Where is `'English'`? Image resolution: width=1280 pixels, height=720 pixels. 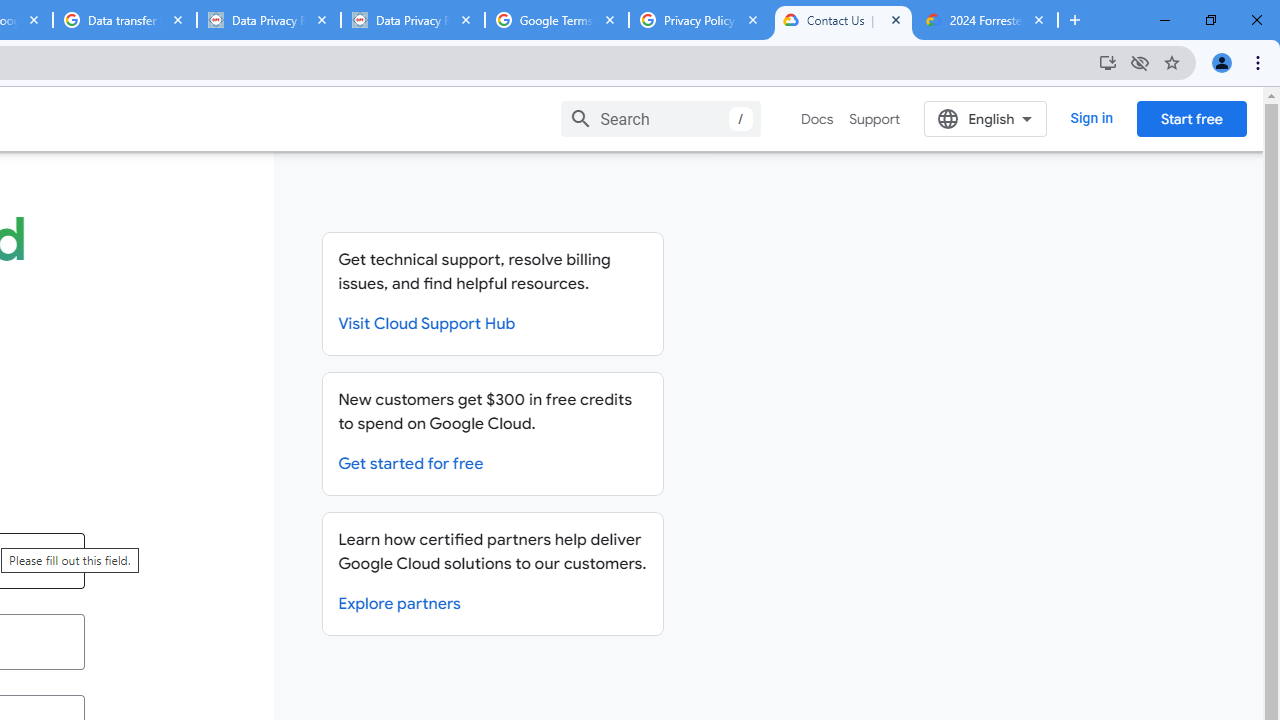 'English' is located at coordinates (985, 118).